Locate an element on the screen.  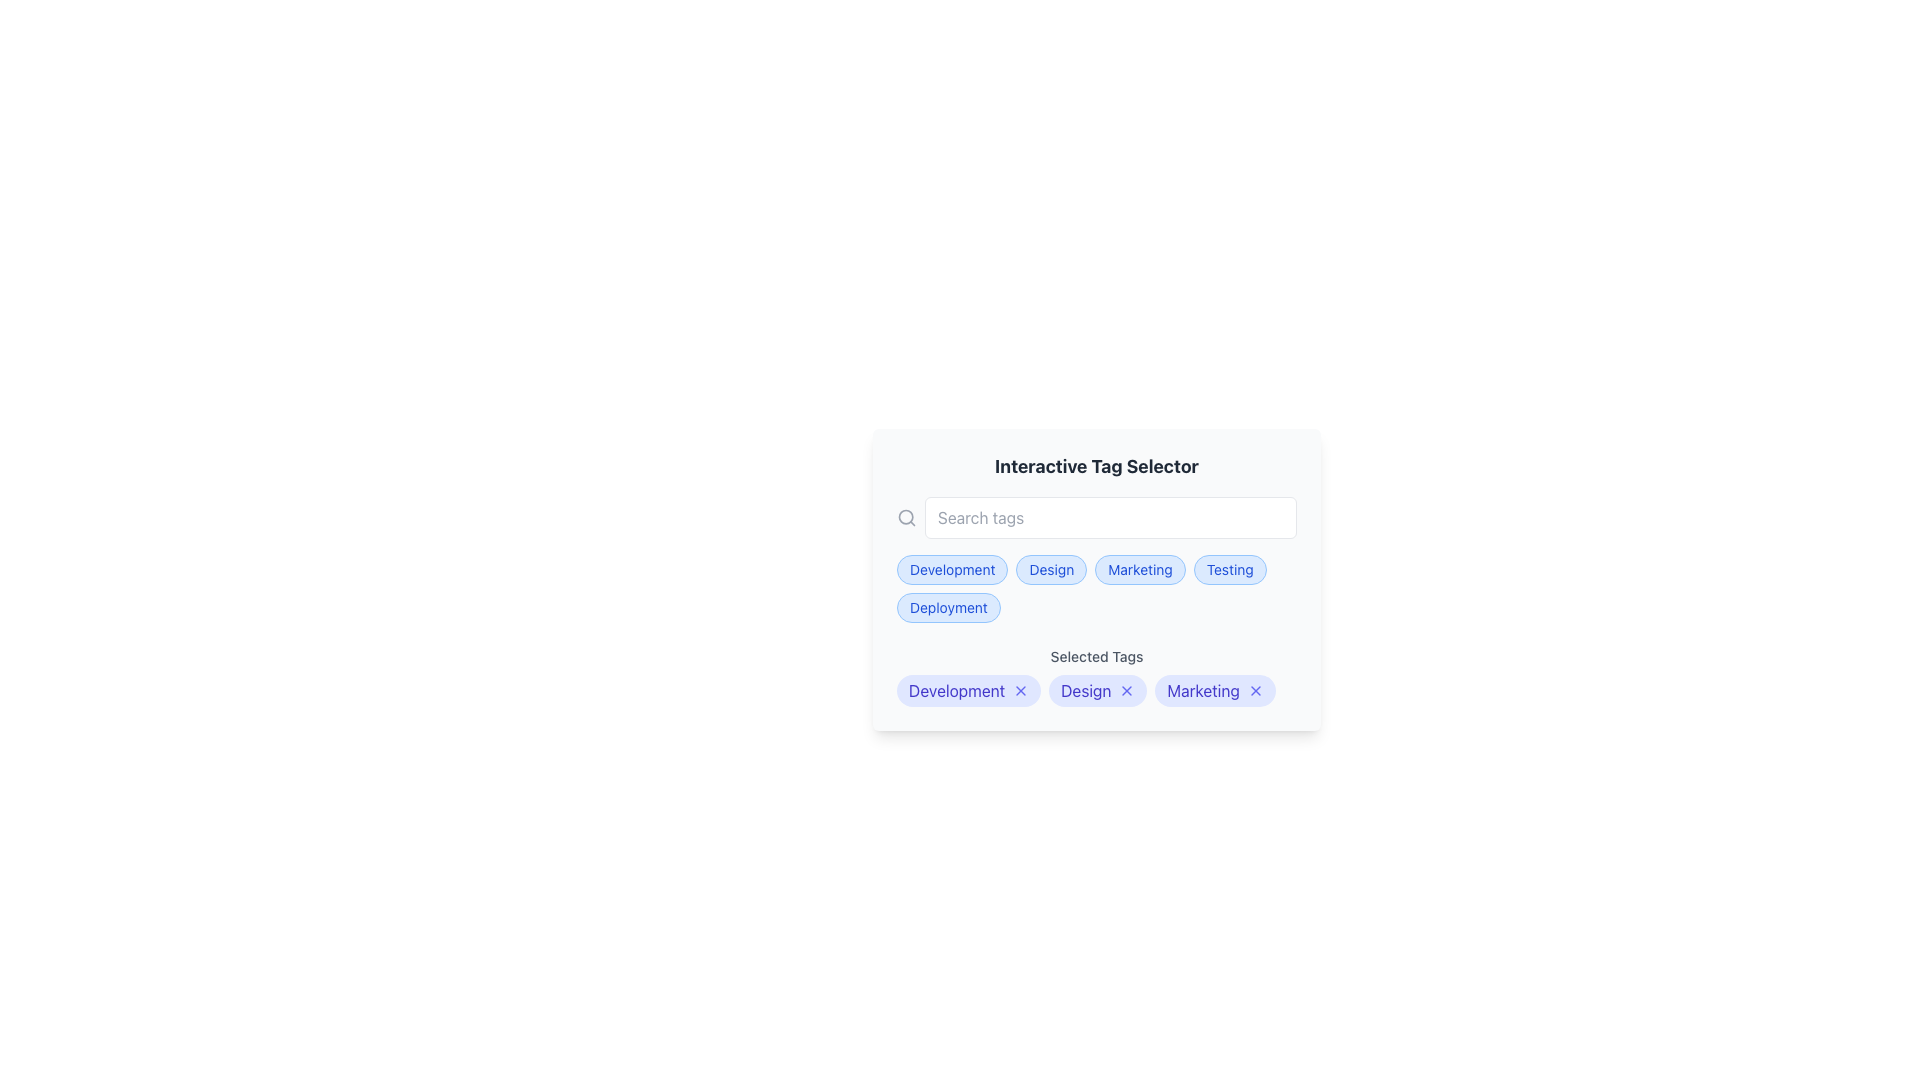
the circular icon component that is part of the magnifying glass icon for search functionality, located in the top-left corner of the 'Interactive Tag Selector' component is located at coordinates (905, 516).